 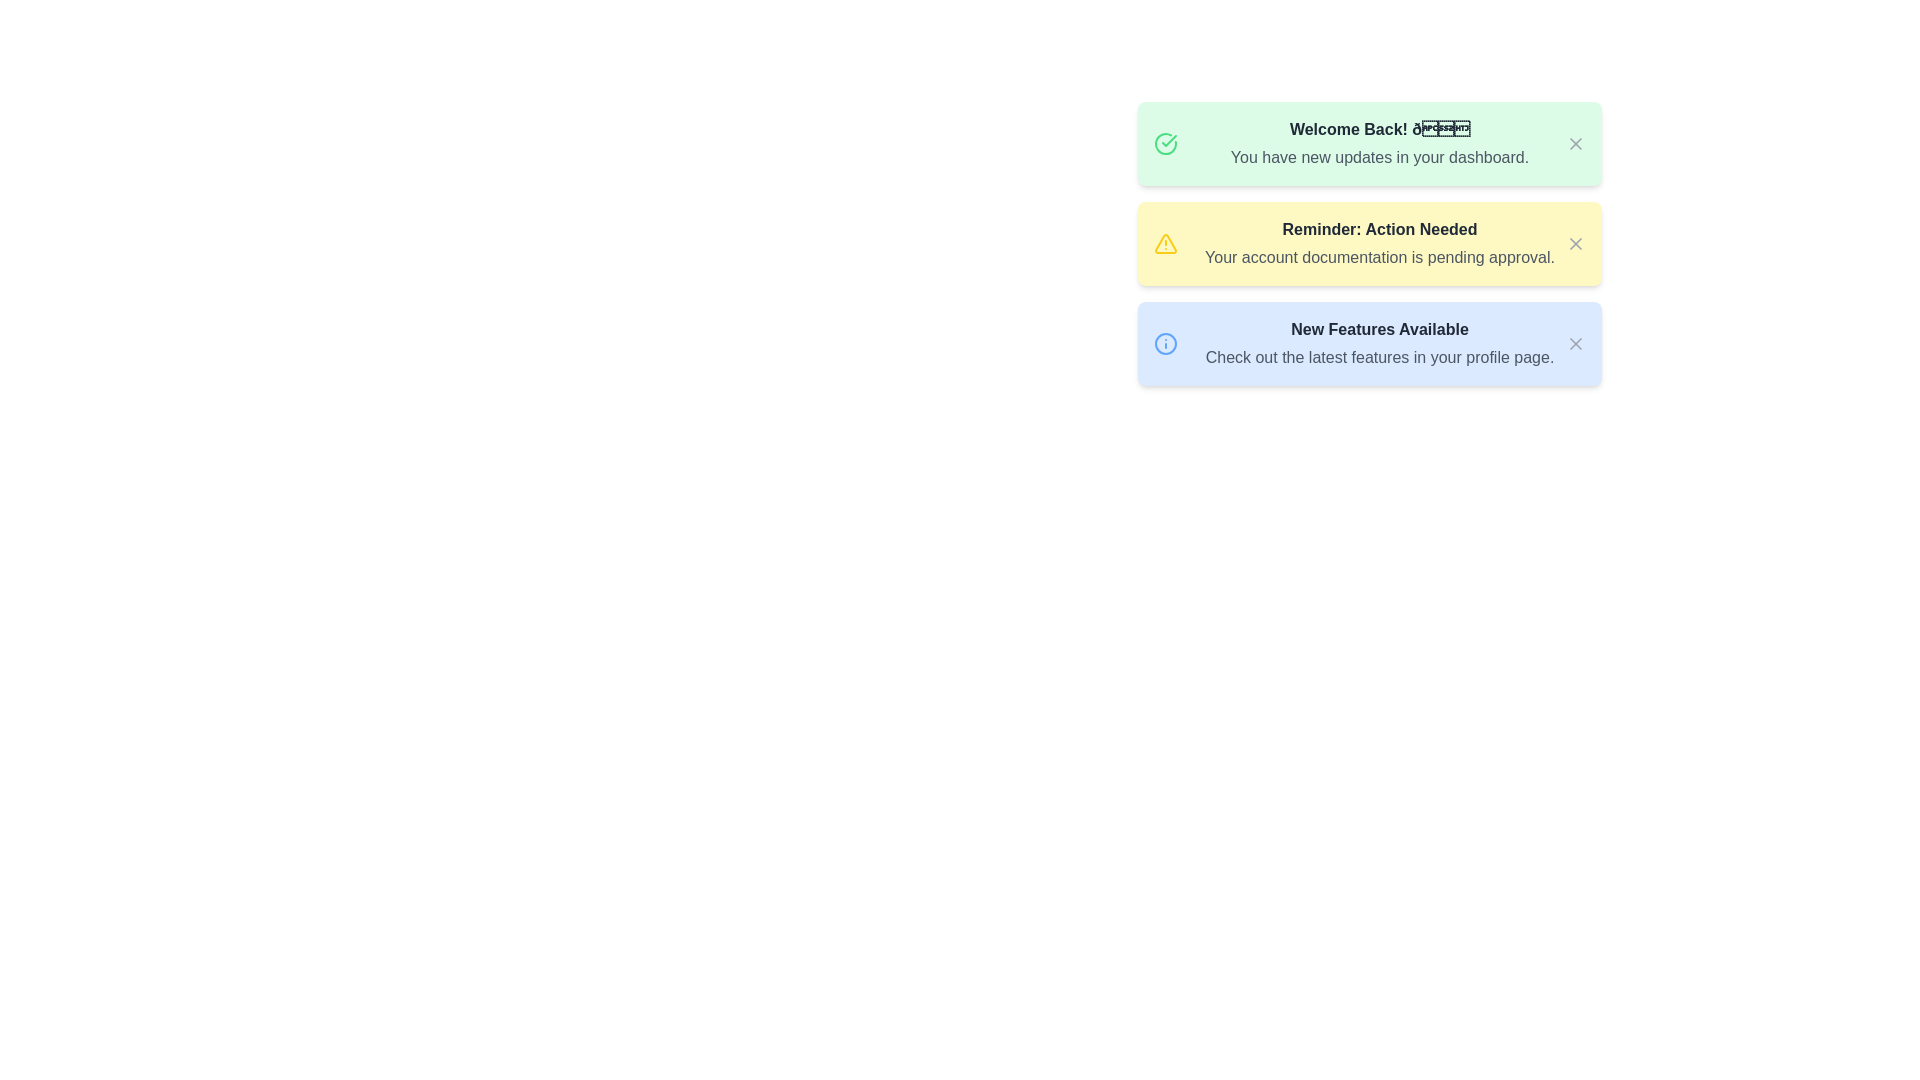 What do you see at coordinates (1574, 142) in the screenshot?
I see `the close button located in the top-right corner of the green notification card that displays 'Welcome Back!' and 'You have new updates in your dashboard.'` at bounding box center [1574, 142].